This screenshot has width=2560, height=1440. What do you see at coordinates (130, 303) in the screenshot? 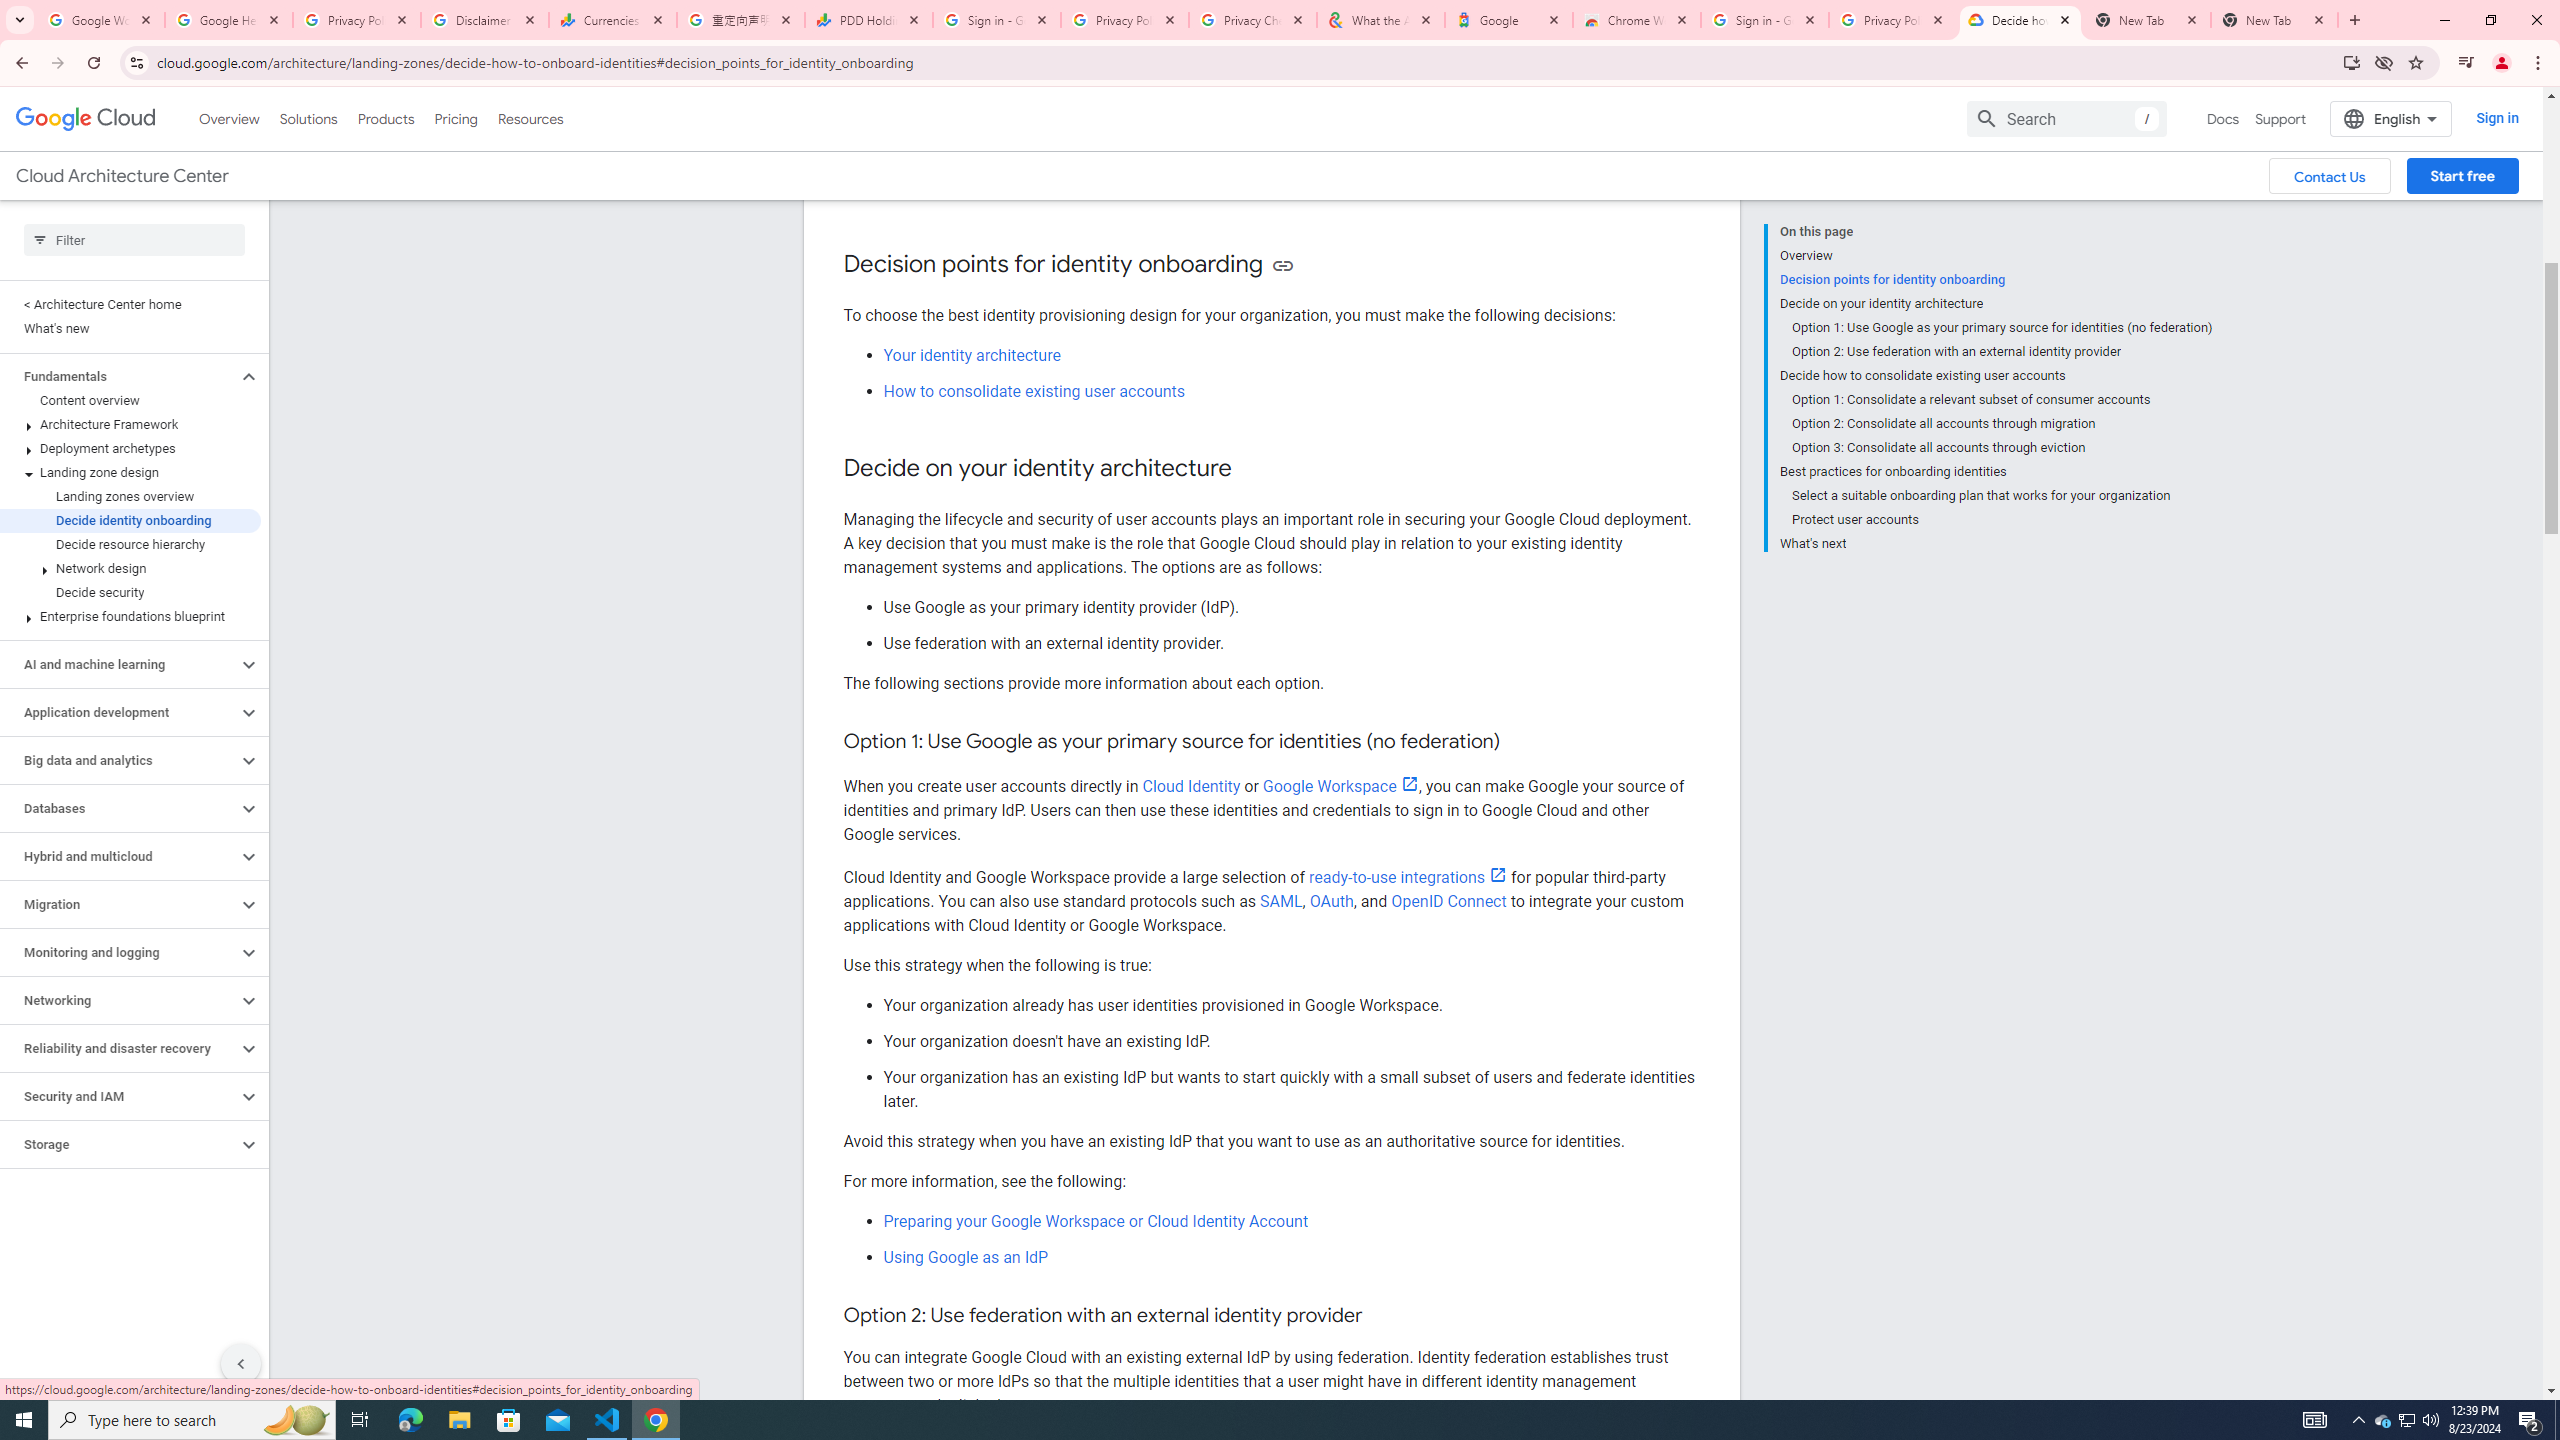
I see `'< Architecture Center home'` at bounding box center [130, 303].